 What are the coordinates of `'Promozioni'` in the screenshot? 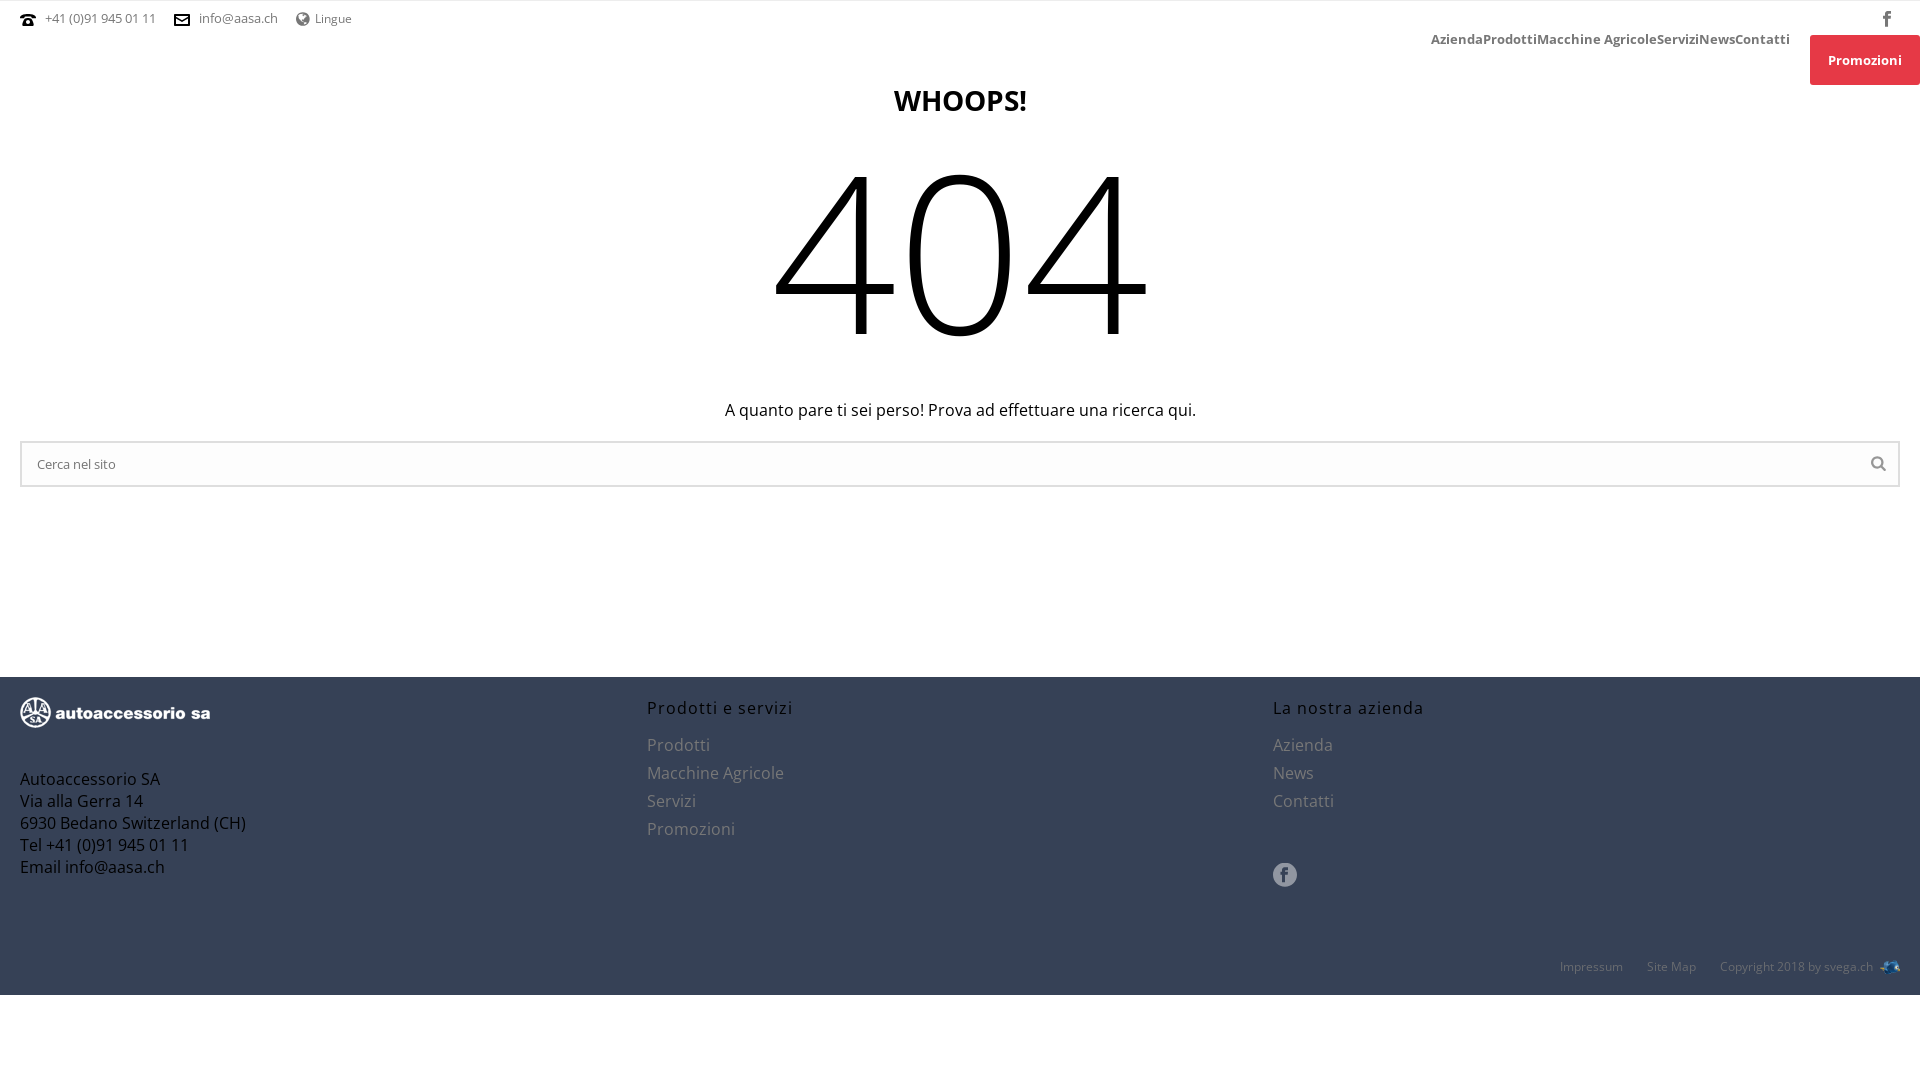 It's located at (691, 829).